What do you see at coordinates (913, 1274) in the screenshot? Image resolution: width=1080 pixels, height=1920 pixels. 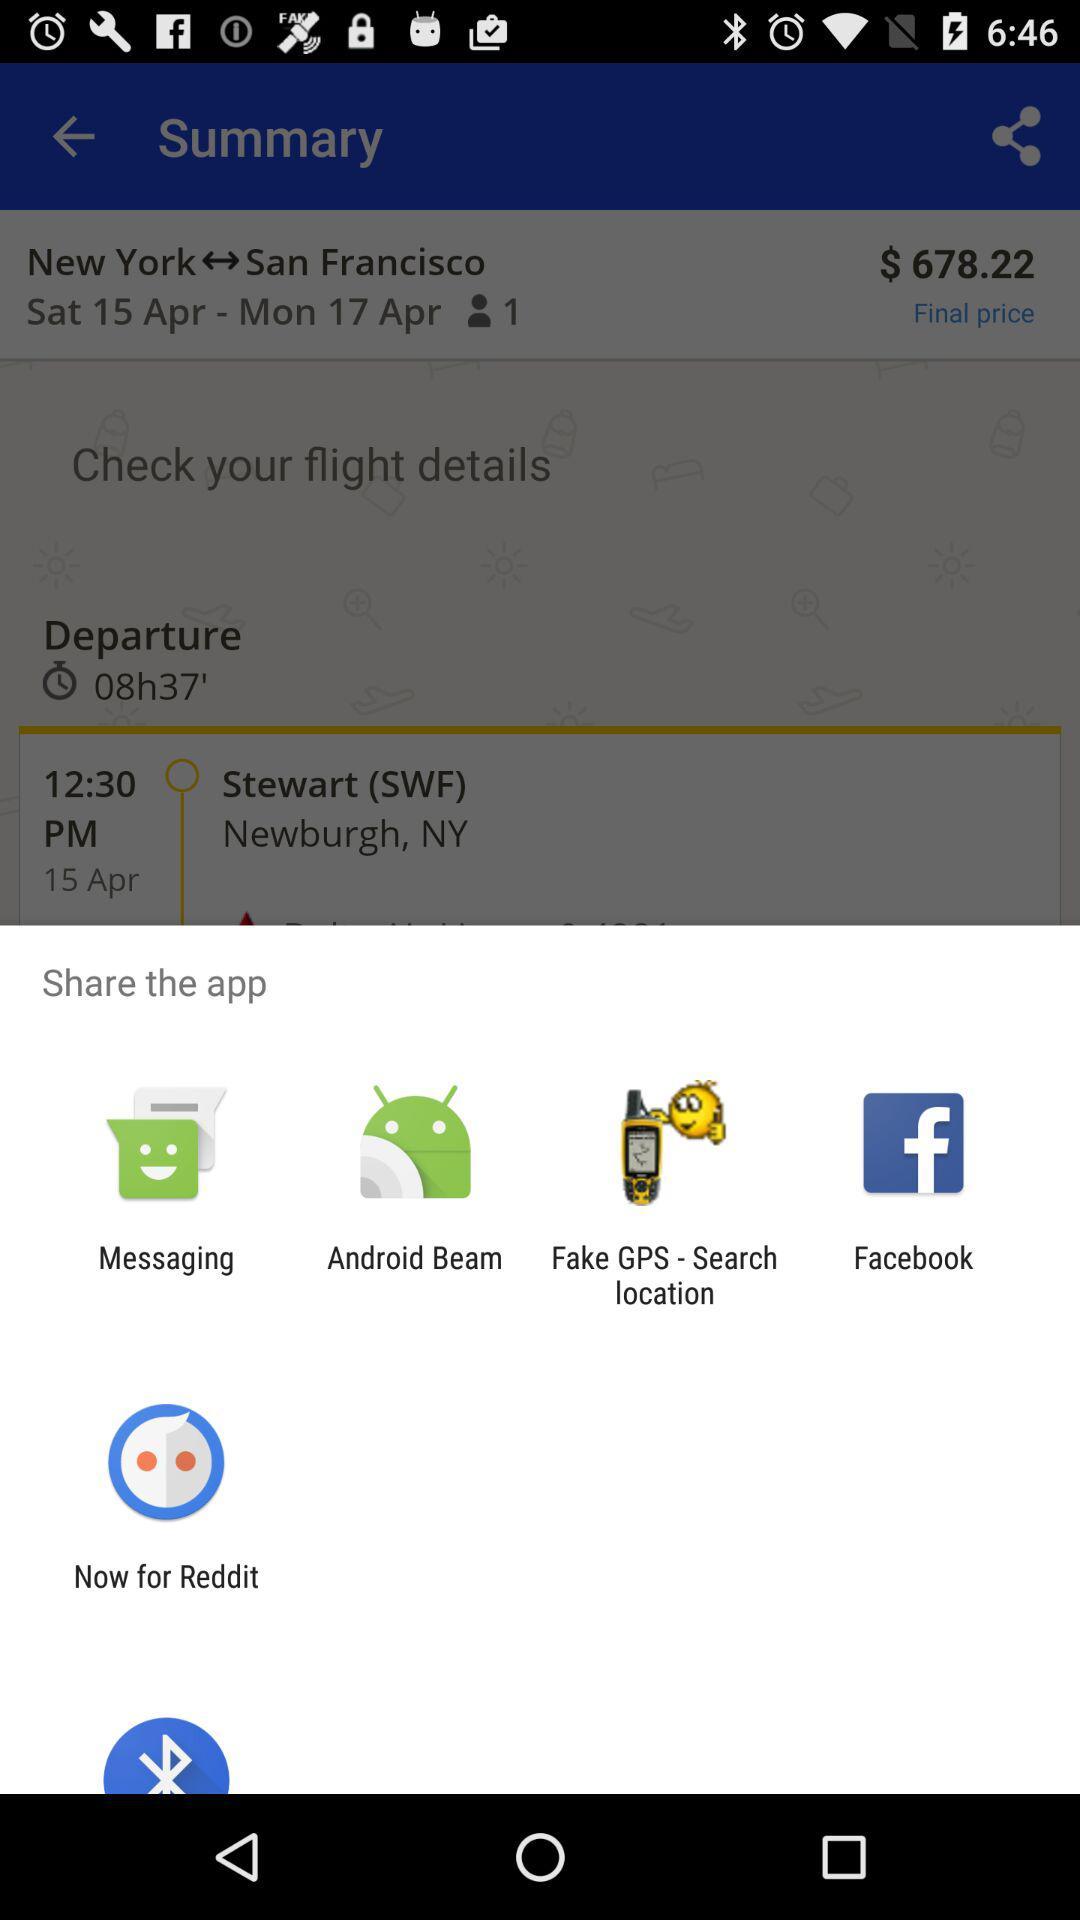 I see `icon next to the fake gps search item` at bounding box center [913, 1274].